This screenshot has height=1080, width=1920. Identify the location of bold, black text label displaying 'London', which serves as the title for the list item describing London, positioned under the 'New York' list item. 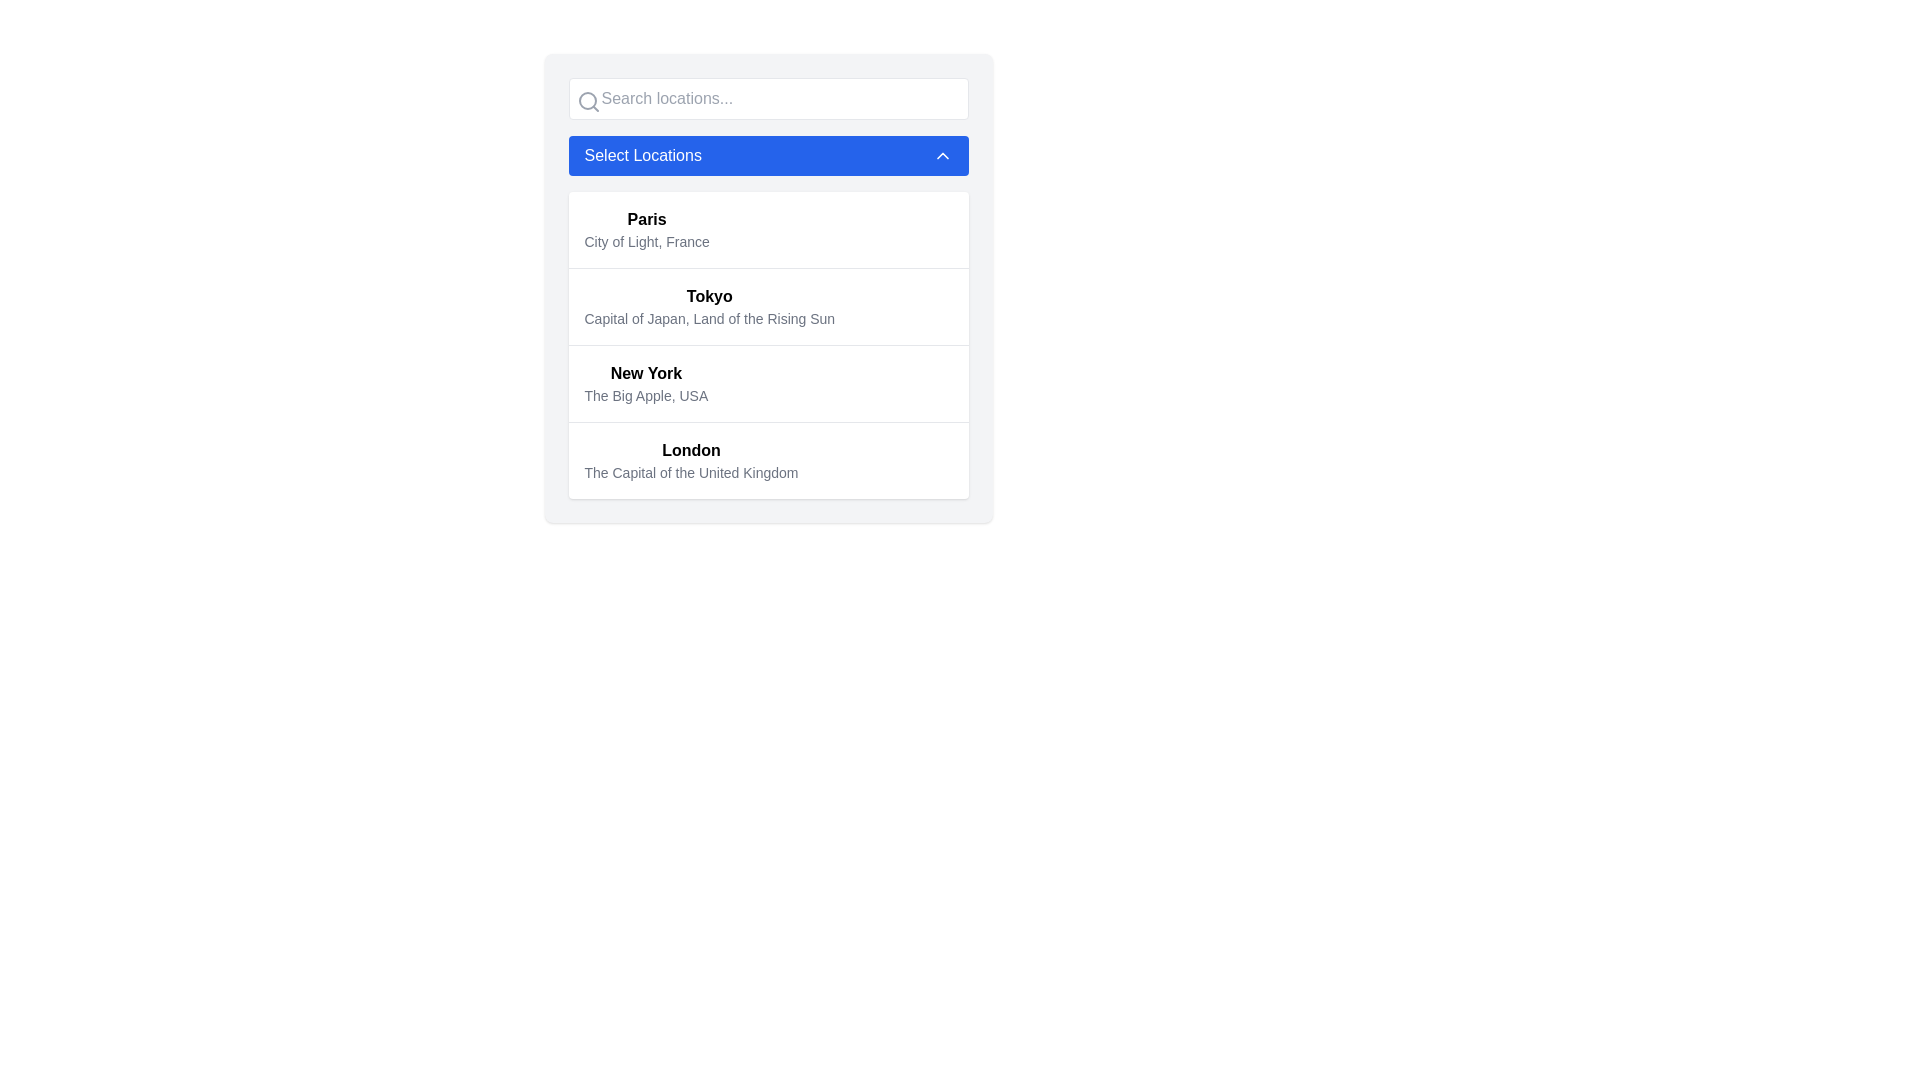
(691, 451).